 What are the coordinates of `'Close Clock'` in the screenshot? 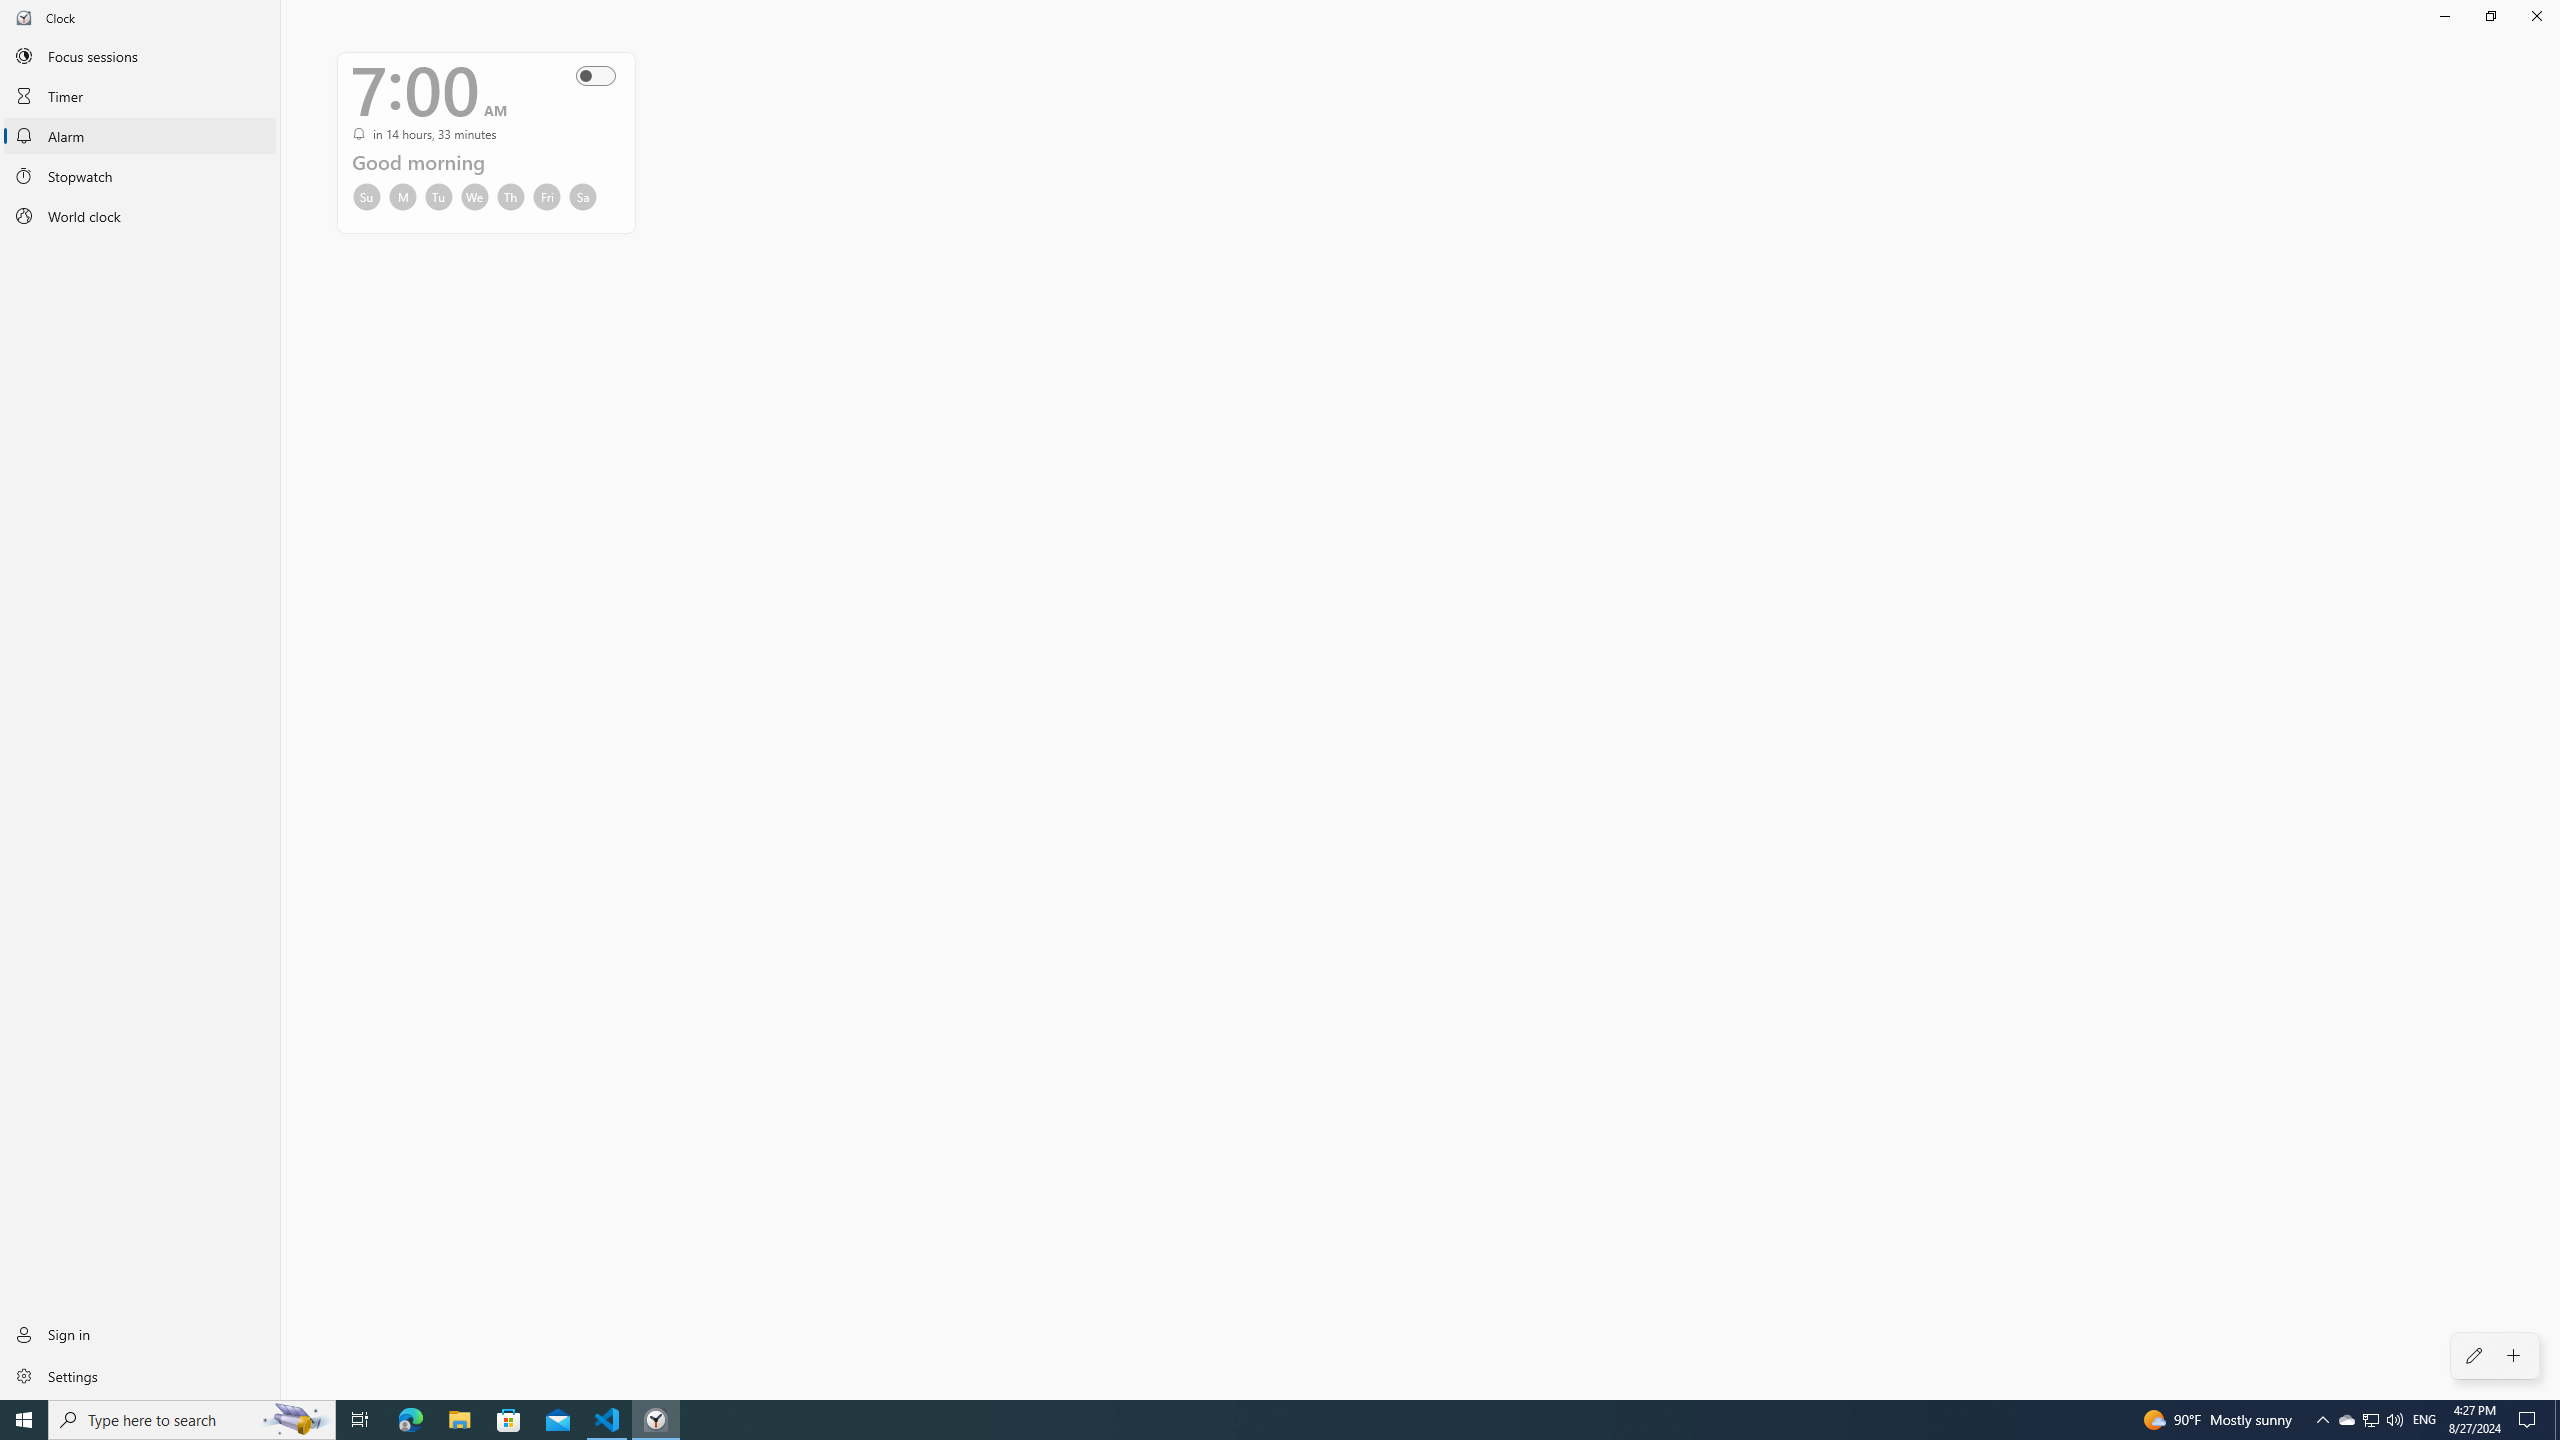 It's located at (2535, 15).